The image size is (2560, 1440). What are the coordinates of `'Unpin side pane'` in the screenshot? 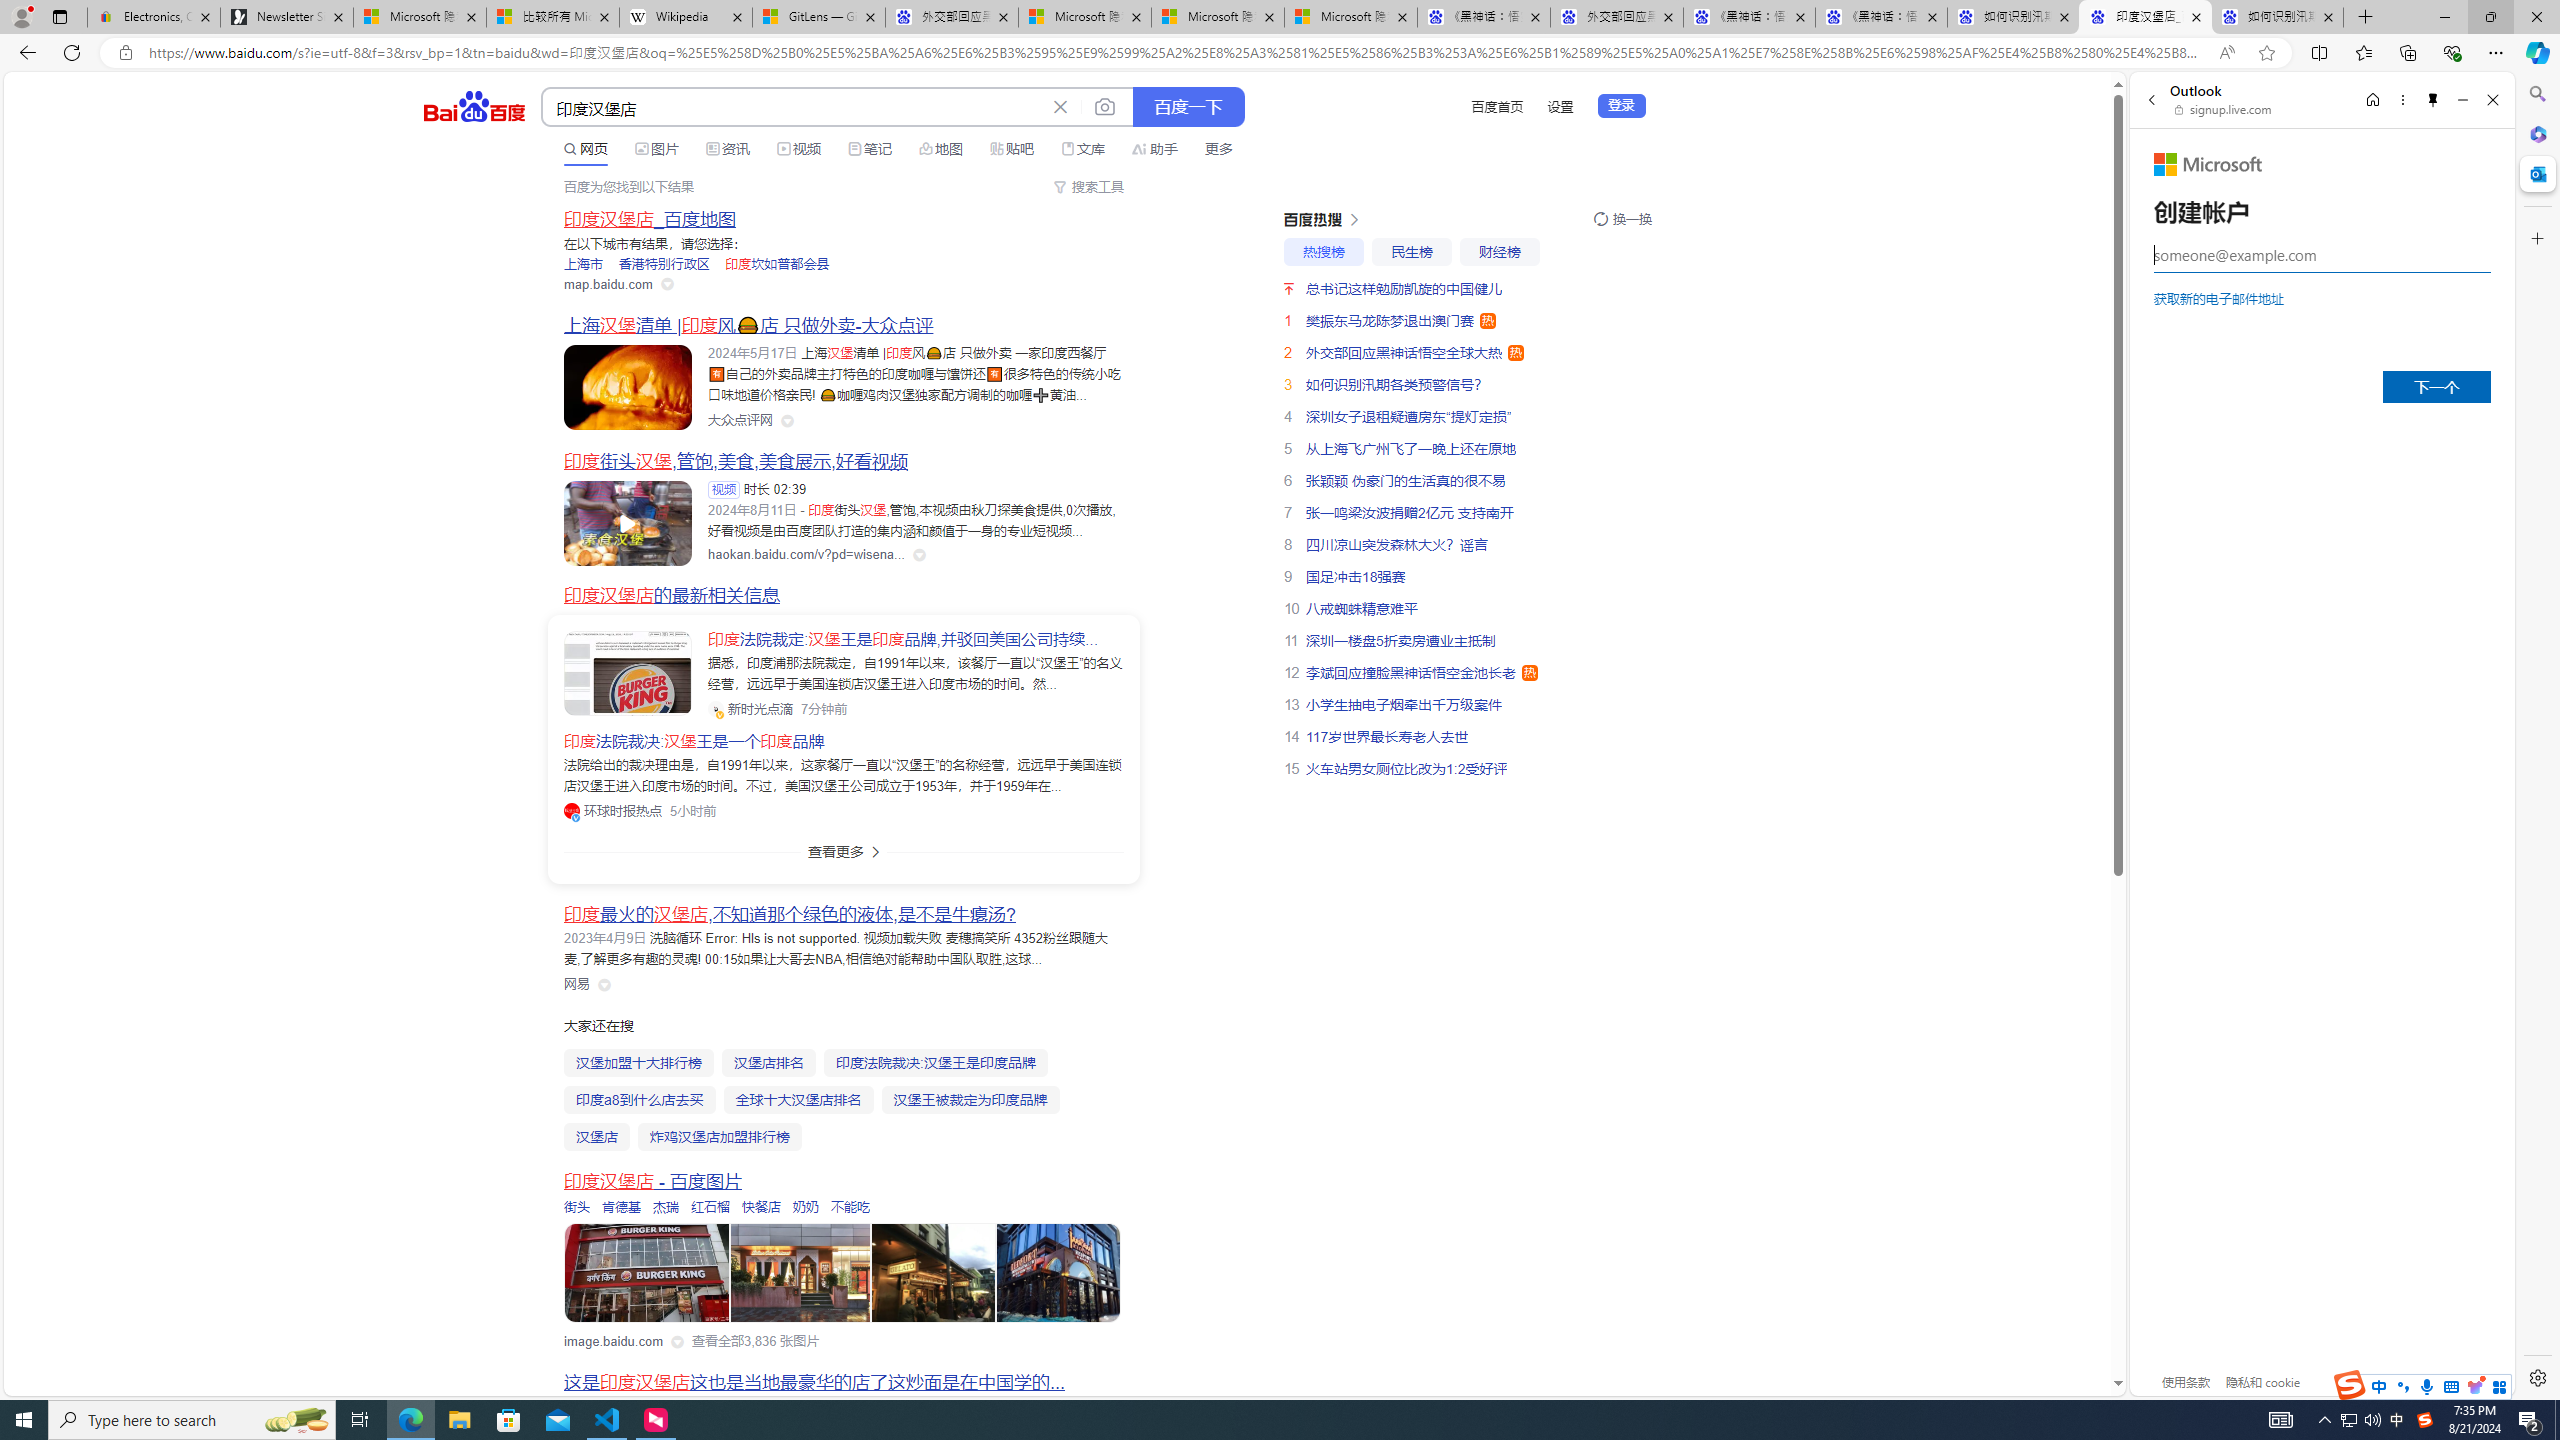 It's located at (2433, 99).